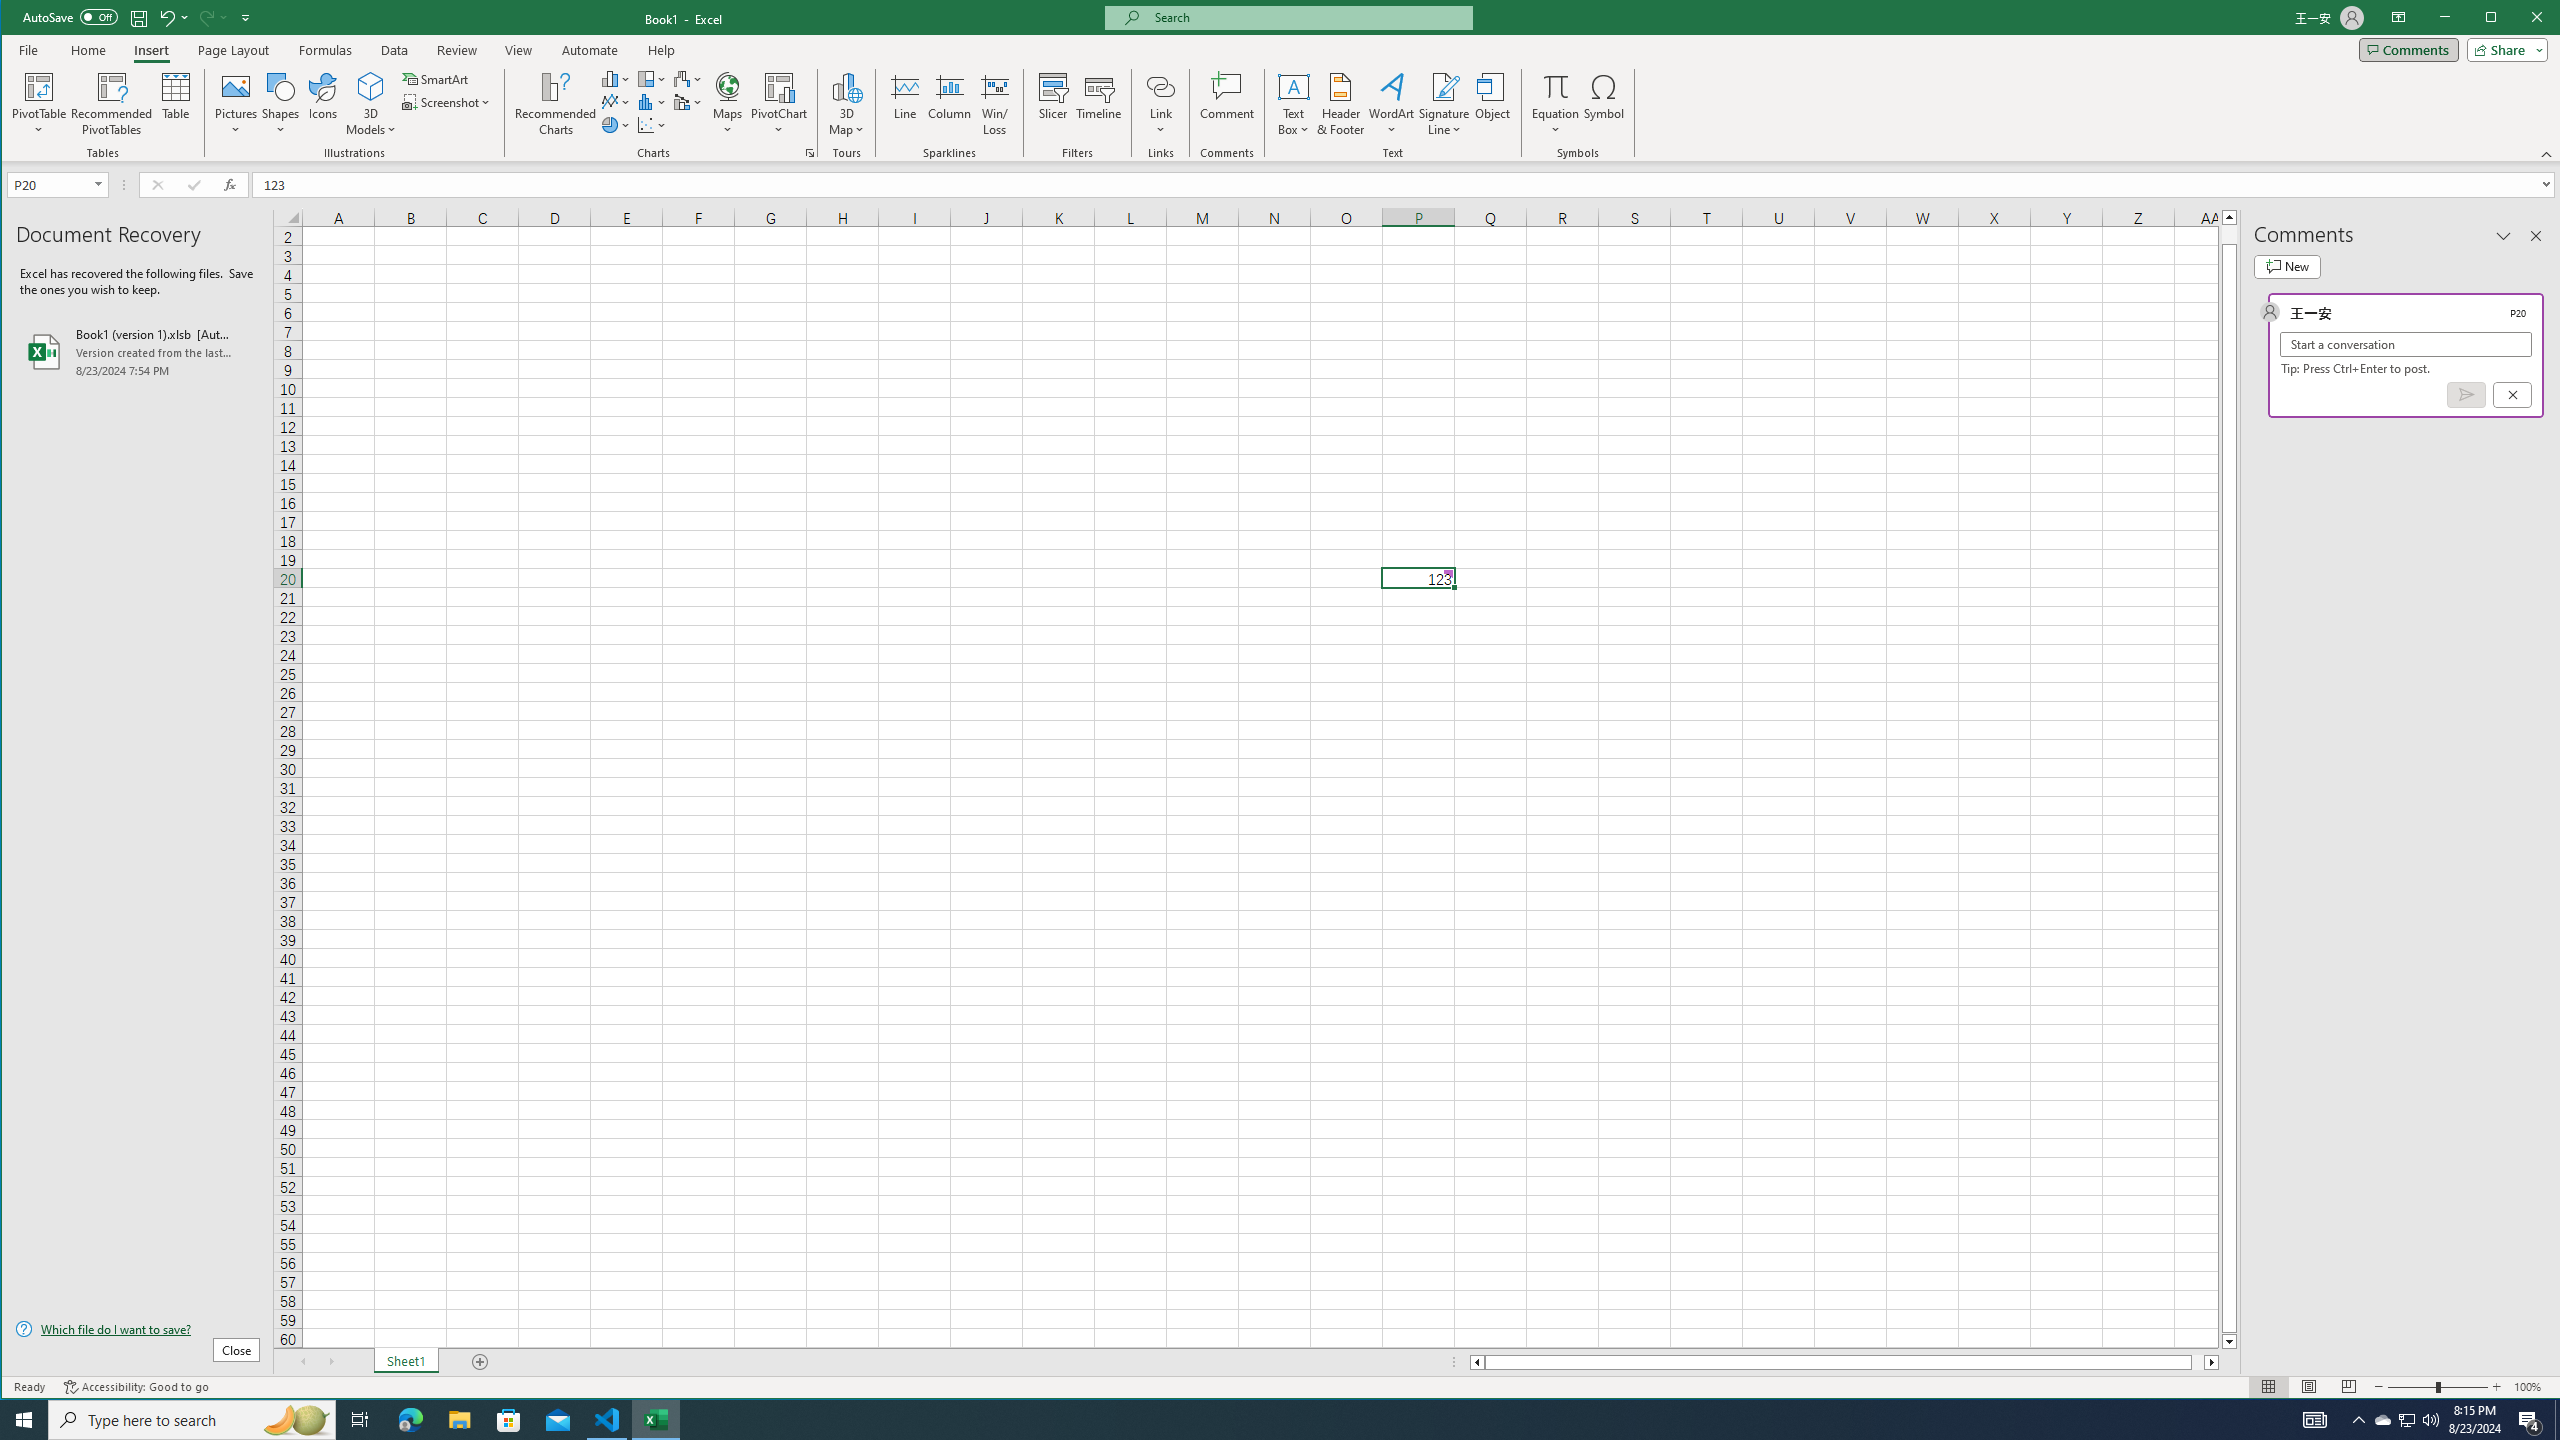 The image size is (2560, 1440). What do you see at coordinates (615, 78) in the screenshot?
I see `'Insert Column or Bar Chart'` at bounding box center [615, 78].